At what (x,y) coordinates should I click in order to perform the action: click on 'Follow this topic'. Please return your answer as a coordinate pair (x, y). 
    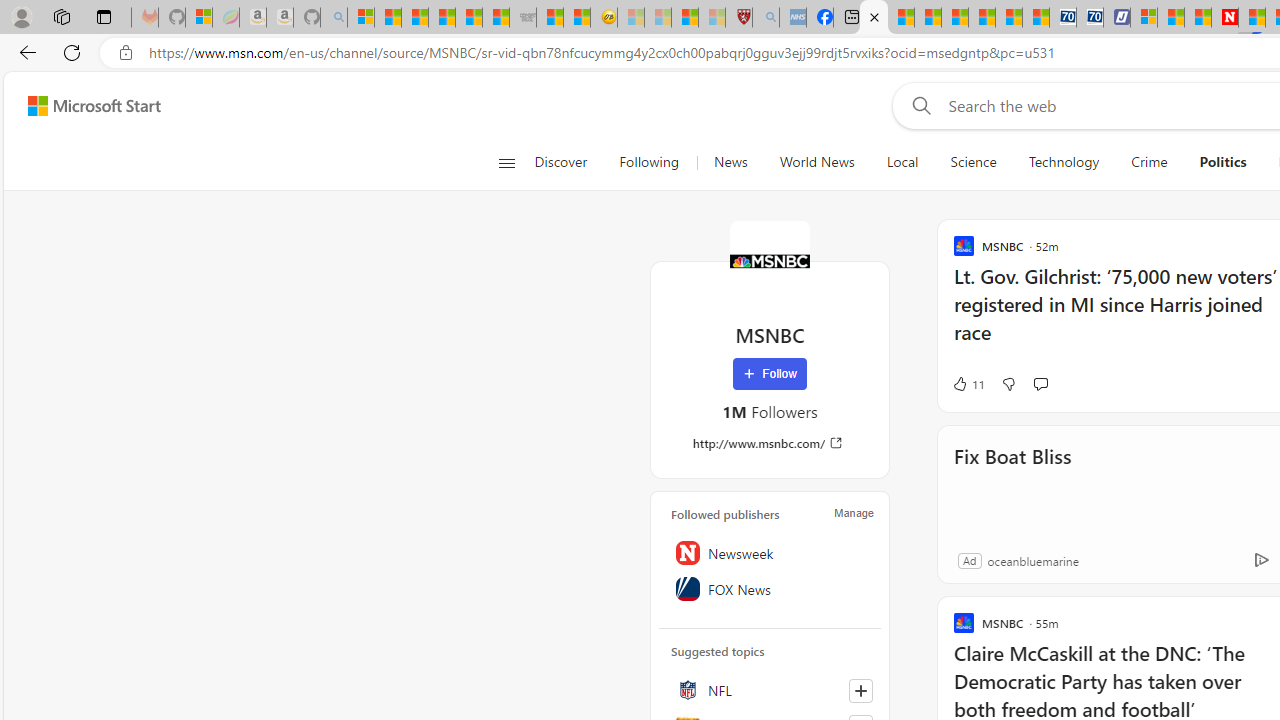
    Looking at the image, I should click on (860, 689).